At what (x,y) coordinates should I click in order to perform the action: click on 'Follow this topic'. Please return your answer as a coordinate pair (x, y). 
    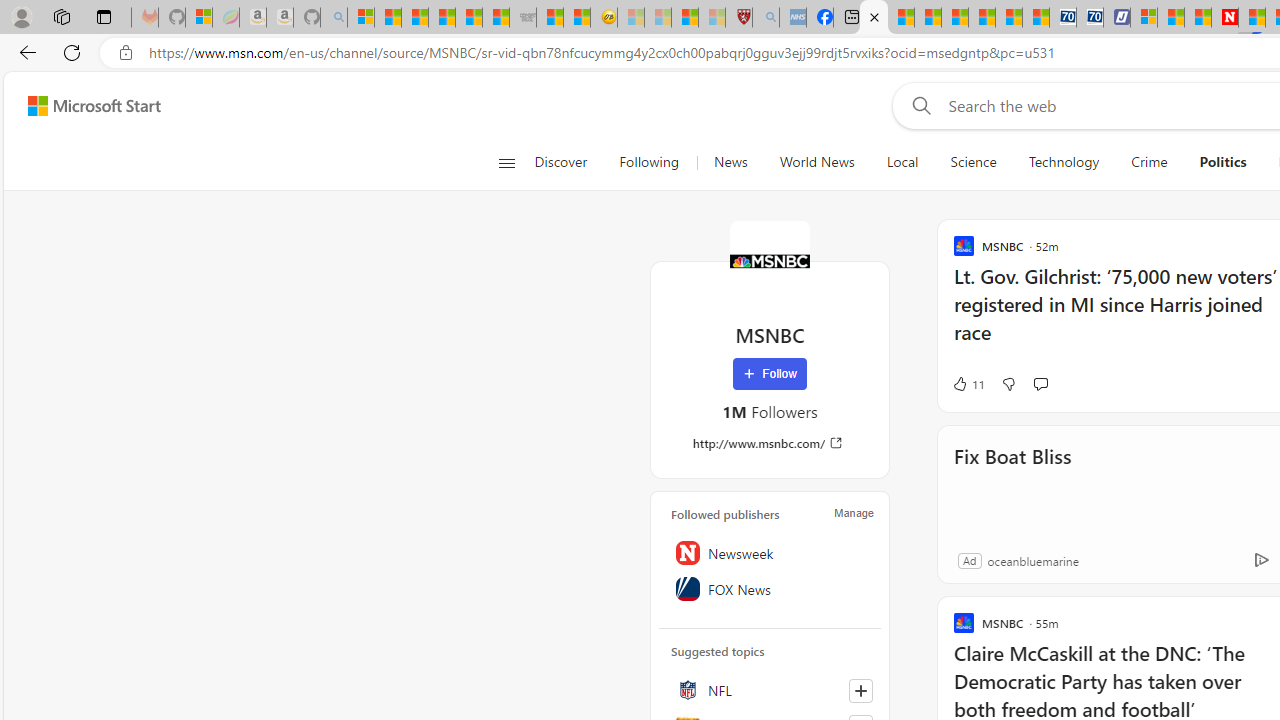
    Looking at the image, I should click on (860, 689).